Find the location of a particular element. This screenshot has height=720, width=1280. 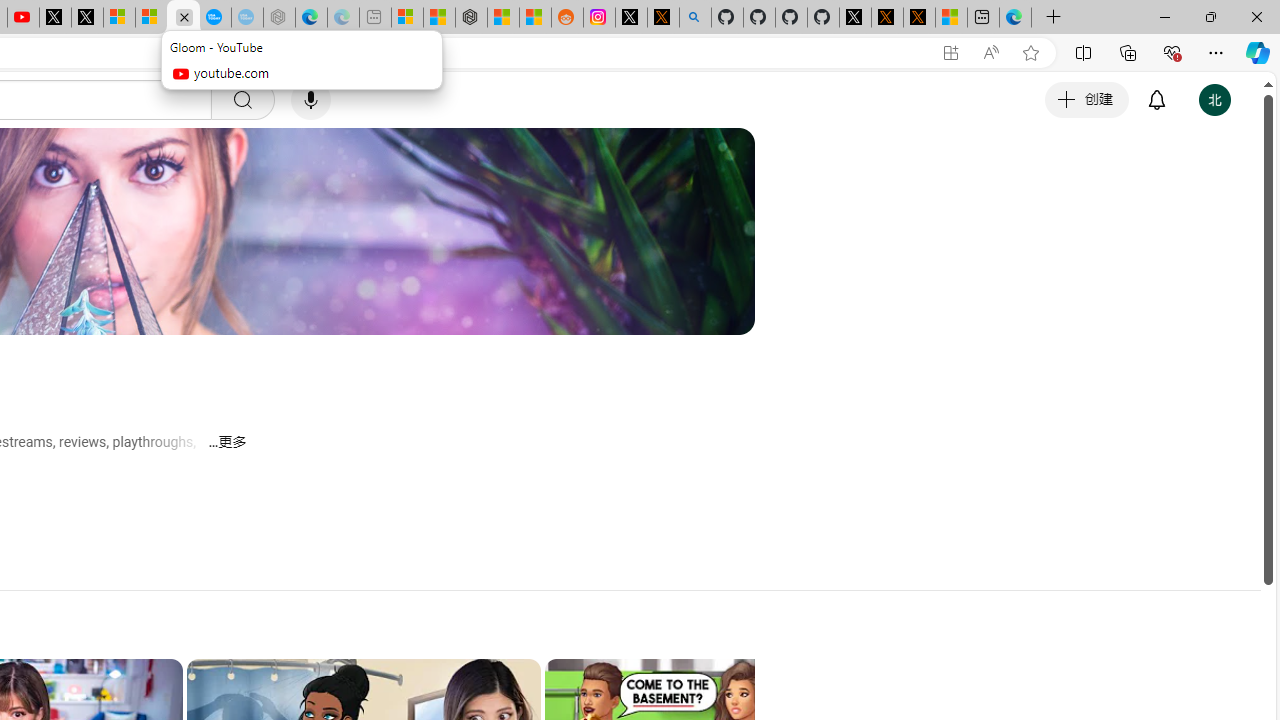

'Settings and more (Alt+F)' is located at coordinates (1215, 51).